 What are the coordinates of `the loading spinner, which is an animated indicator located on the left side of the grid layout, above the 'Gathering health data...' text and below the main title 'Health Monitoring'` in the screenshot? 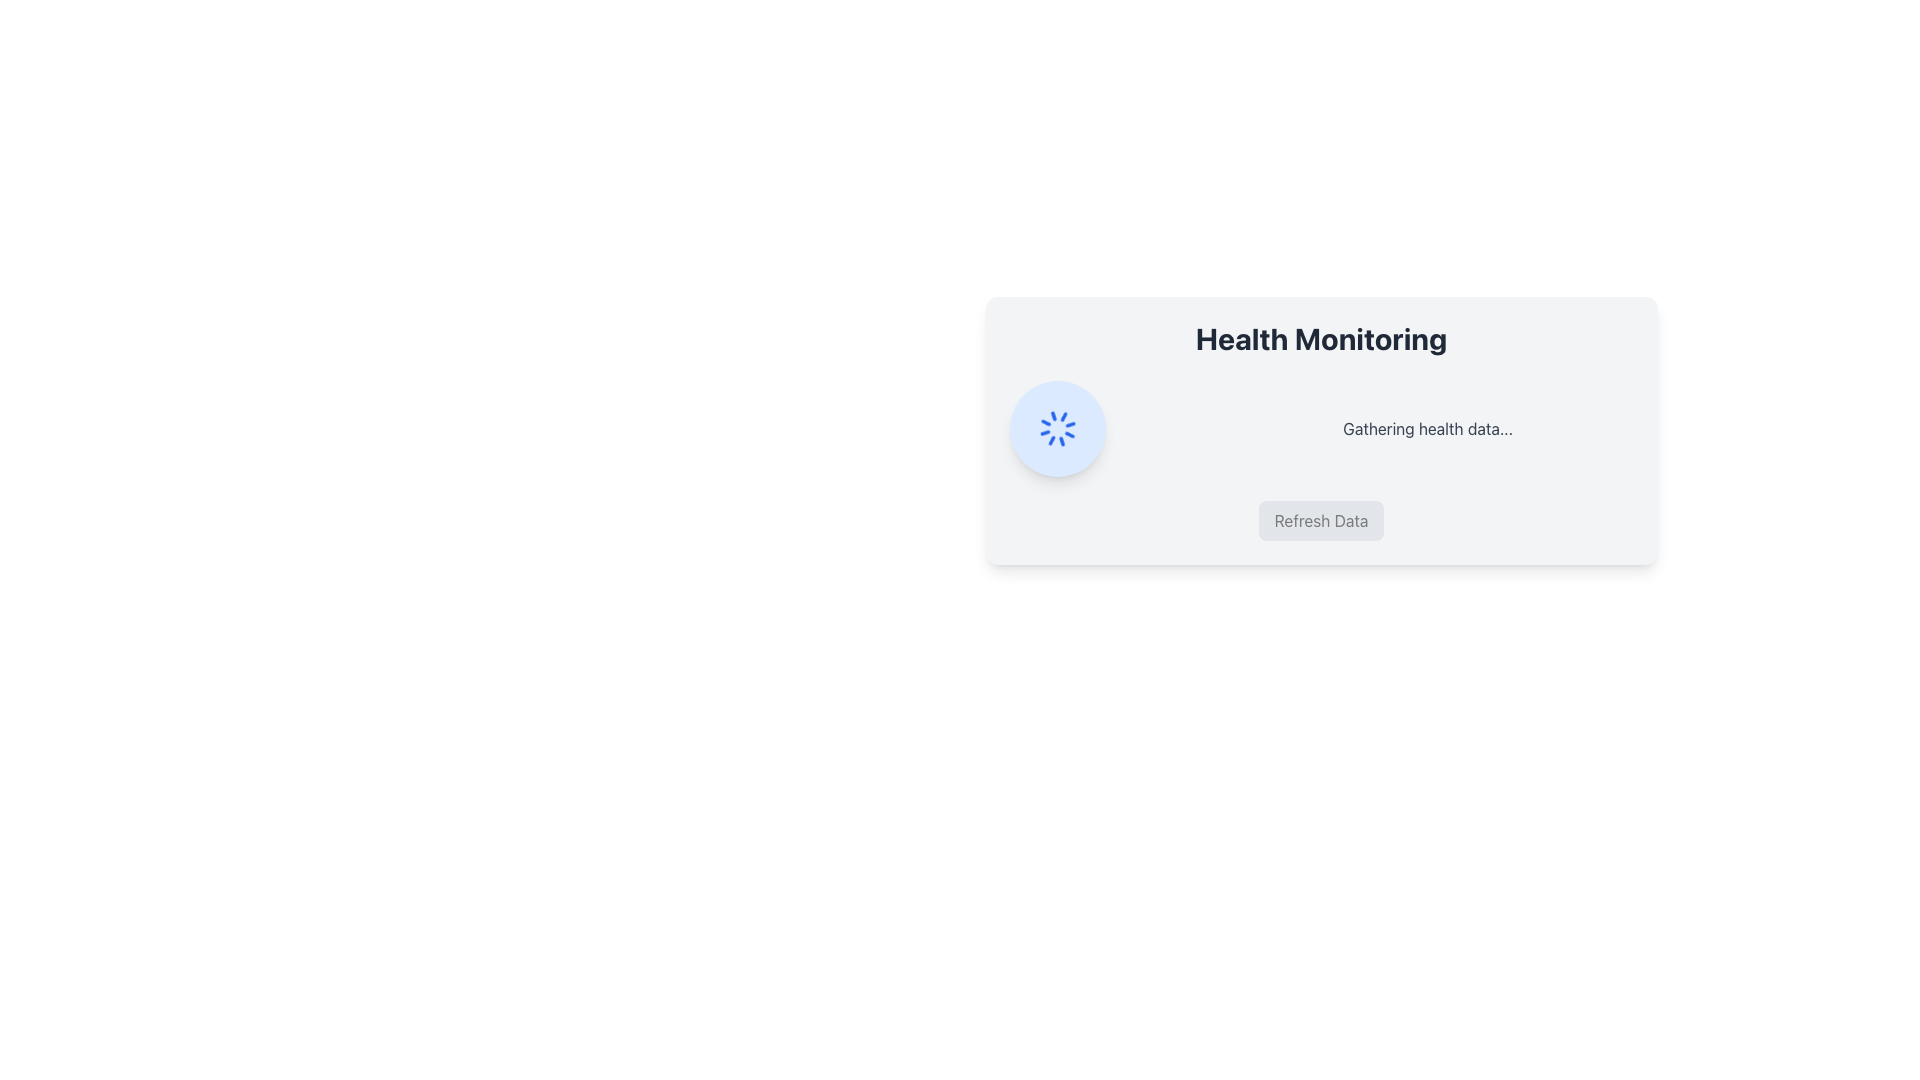 It's located at (1056, 427).